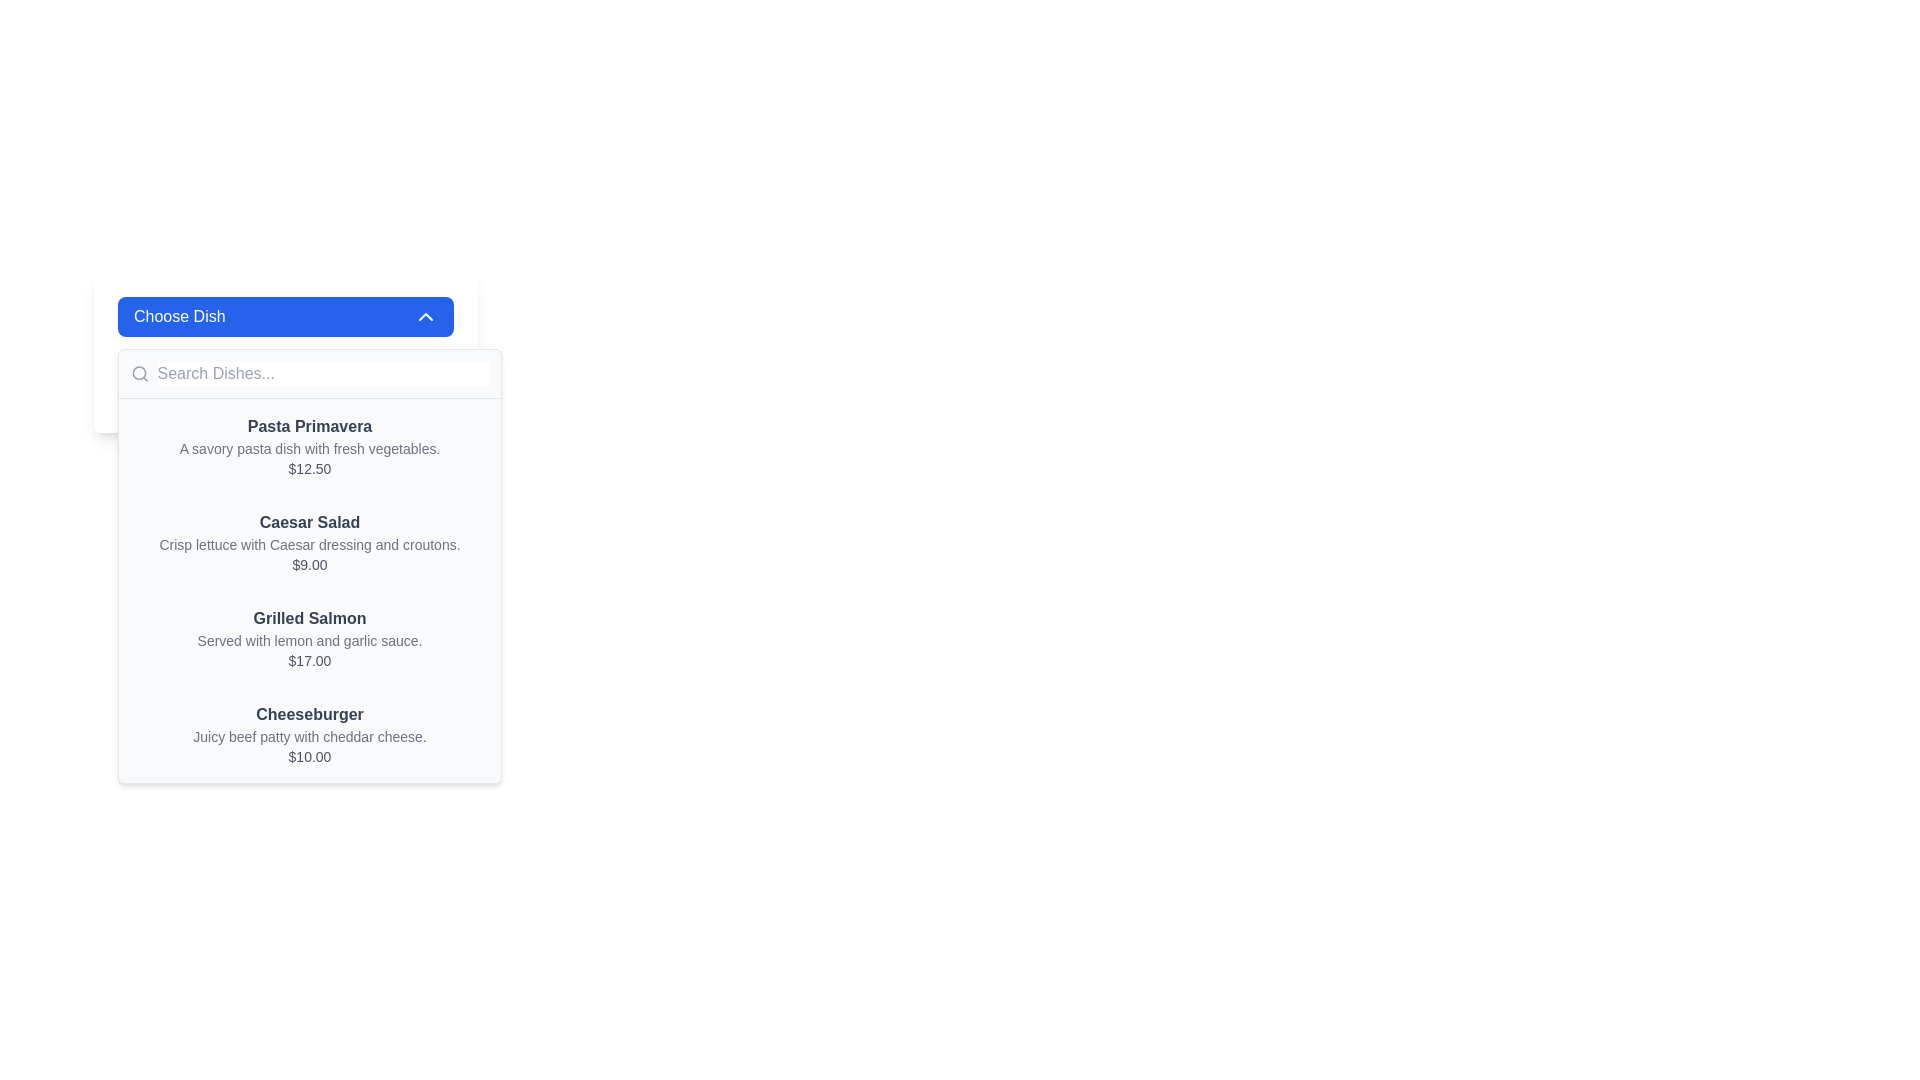 The image size is (1920, 1080). What do you see at coordinates (309, 735) in the screenshot?
I see `the List item displaying 'Cheeseburger'` at bounding box center [309, 735].